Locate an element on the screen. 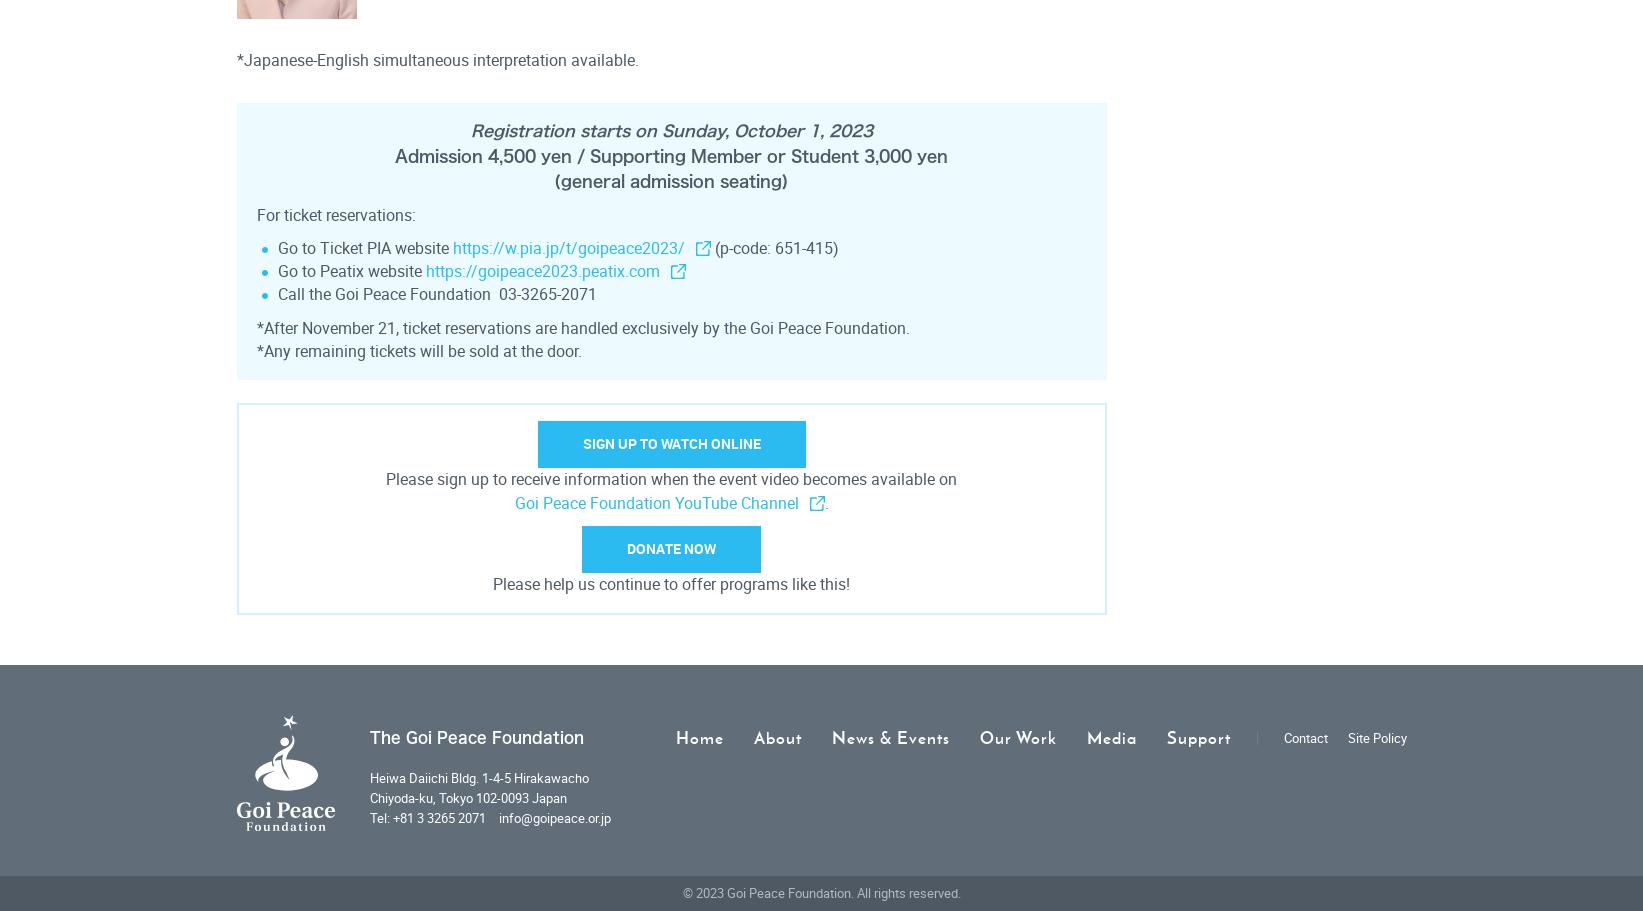 The height and width of the screenshot is (911, 1643). 'About' is located at coordinates (776, 736).